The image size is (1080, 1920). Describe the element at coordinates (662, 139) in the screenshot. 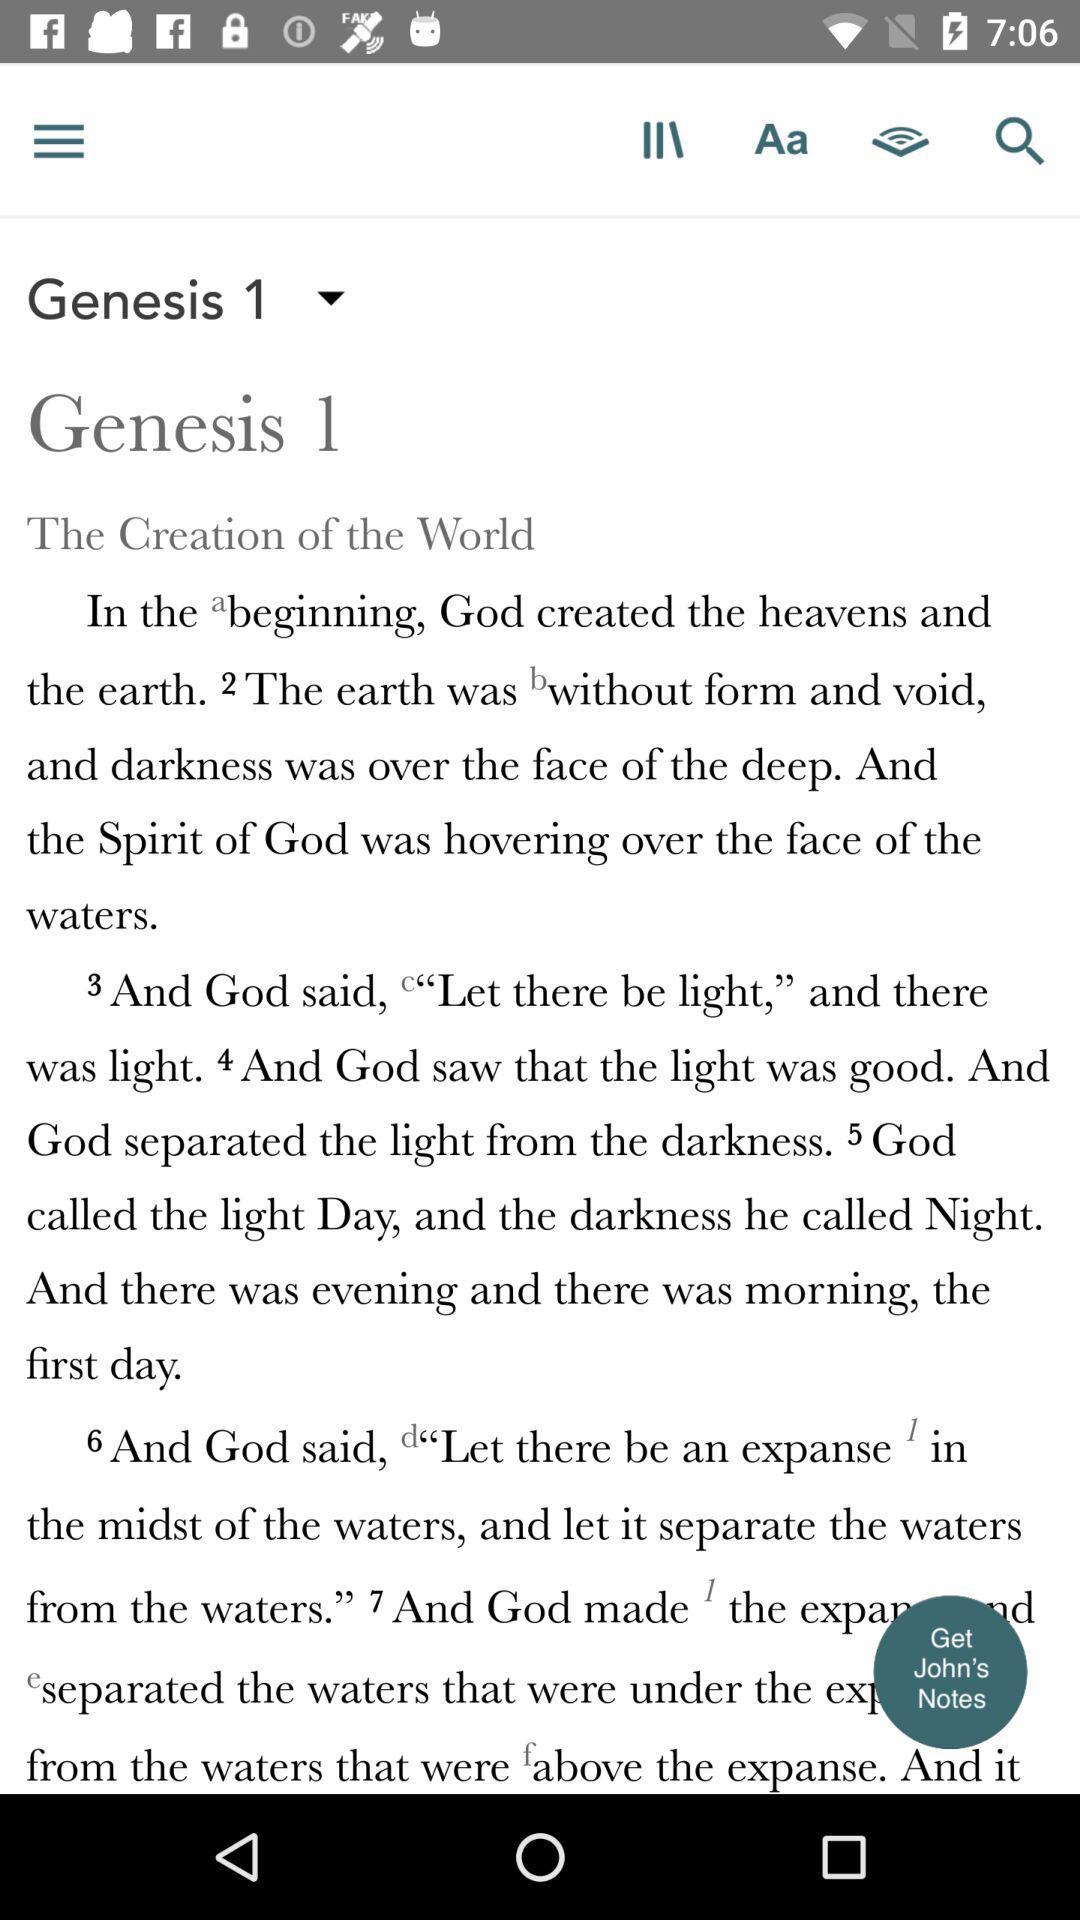

I see `the study bible` at that location.